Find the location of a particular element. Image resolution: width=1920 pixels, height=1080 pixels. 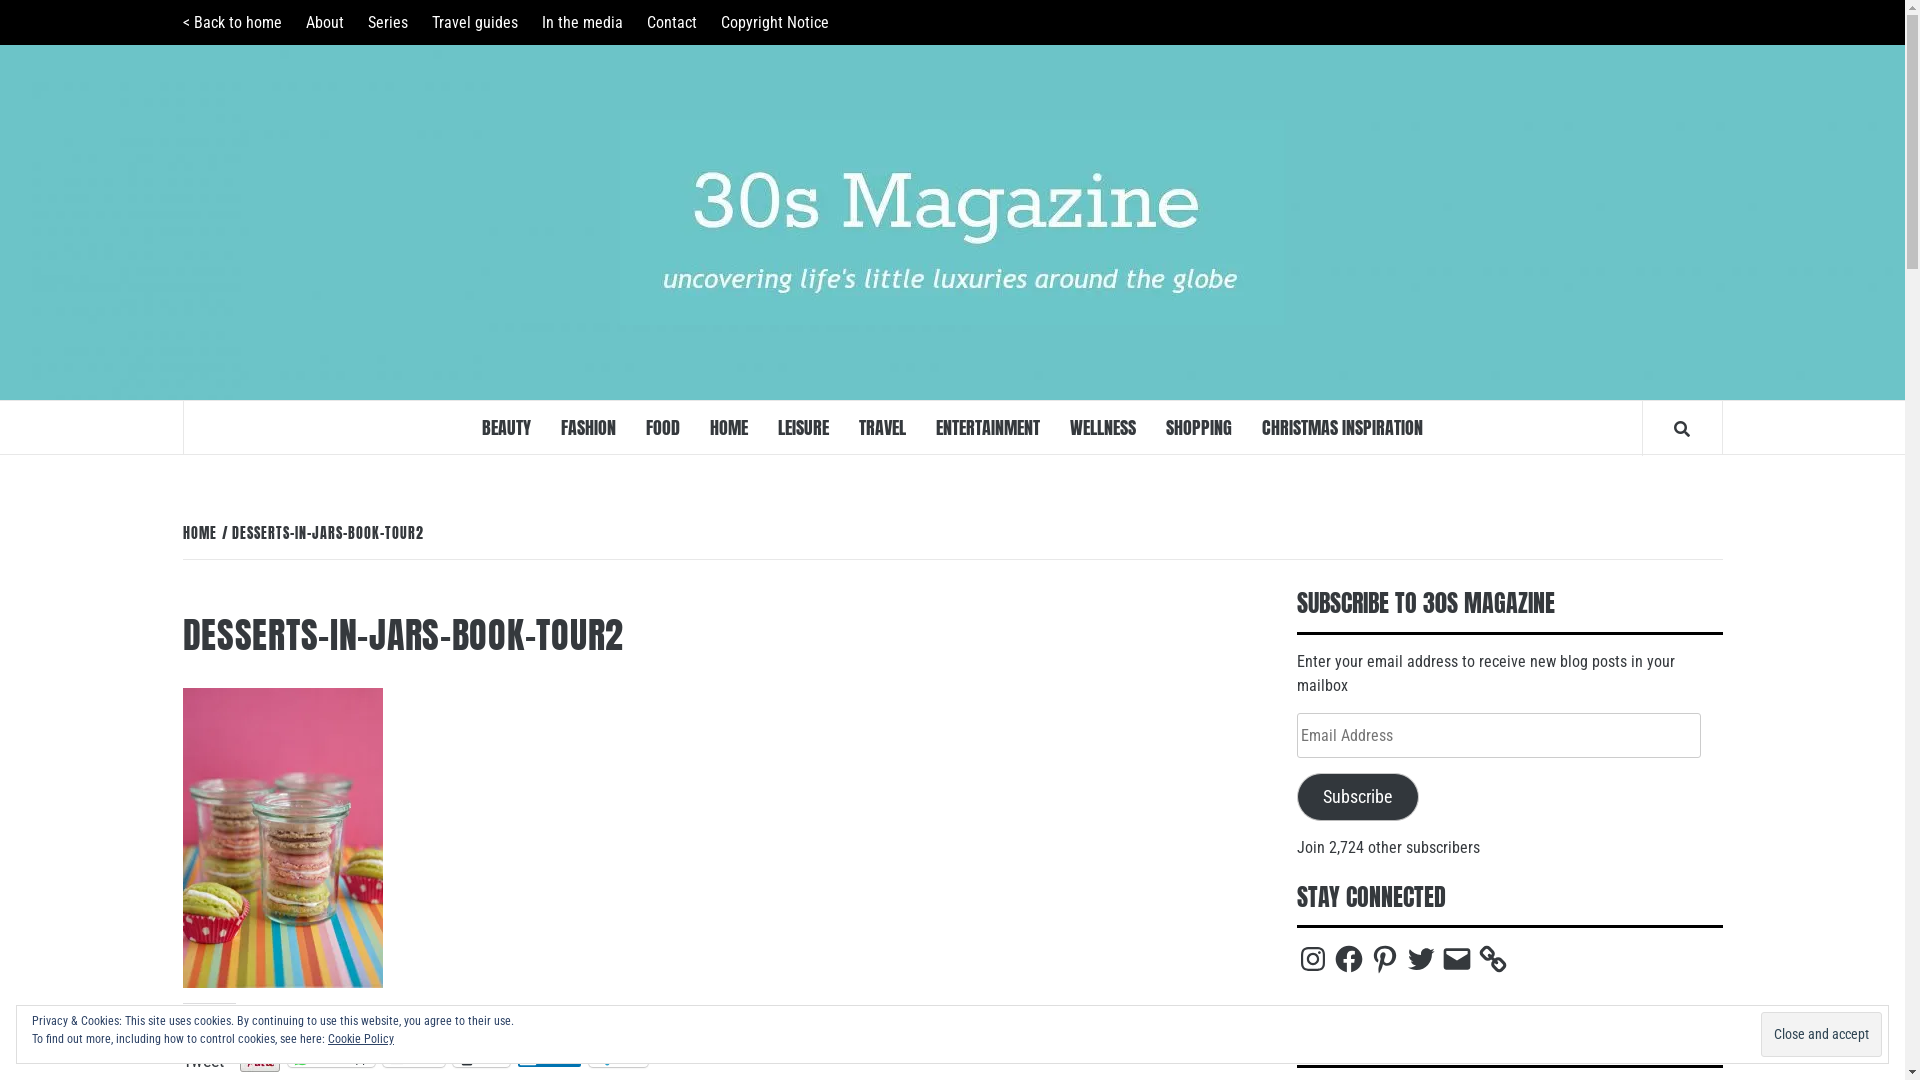

'Contact' is located at coordinates (634, 22).